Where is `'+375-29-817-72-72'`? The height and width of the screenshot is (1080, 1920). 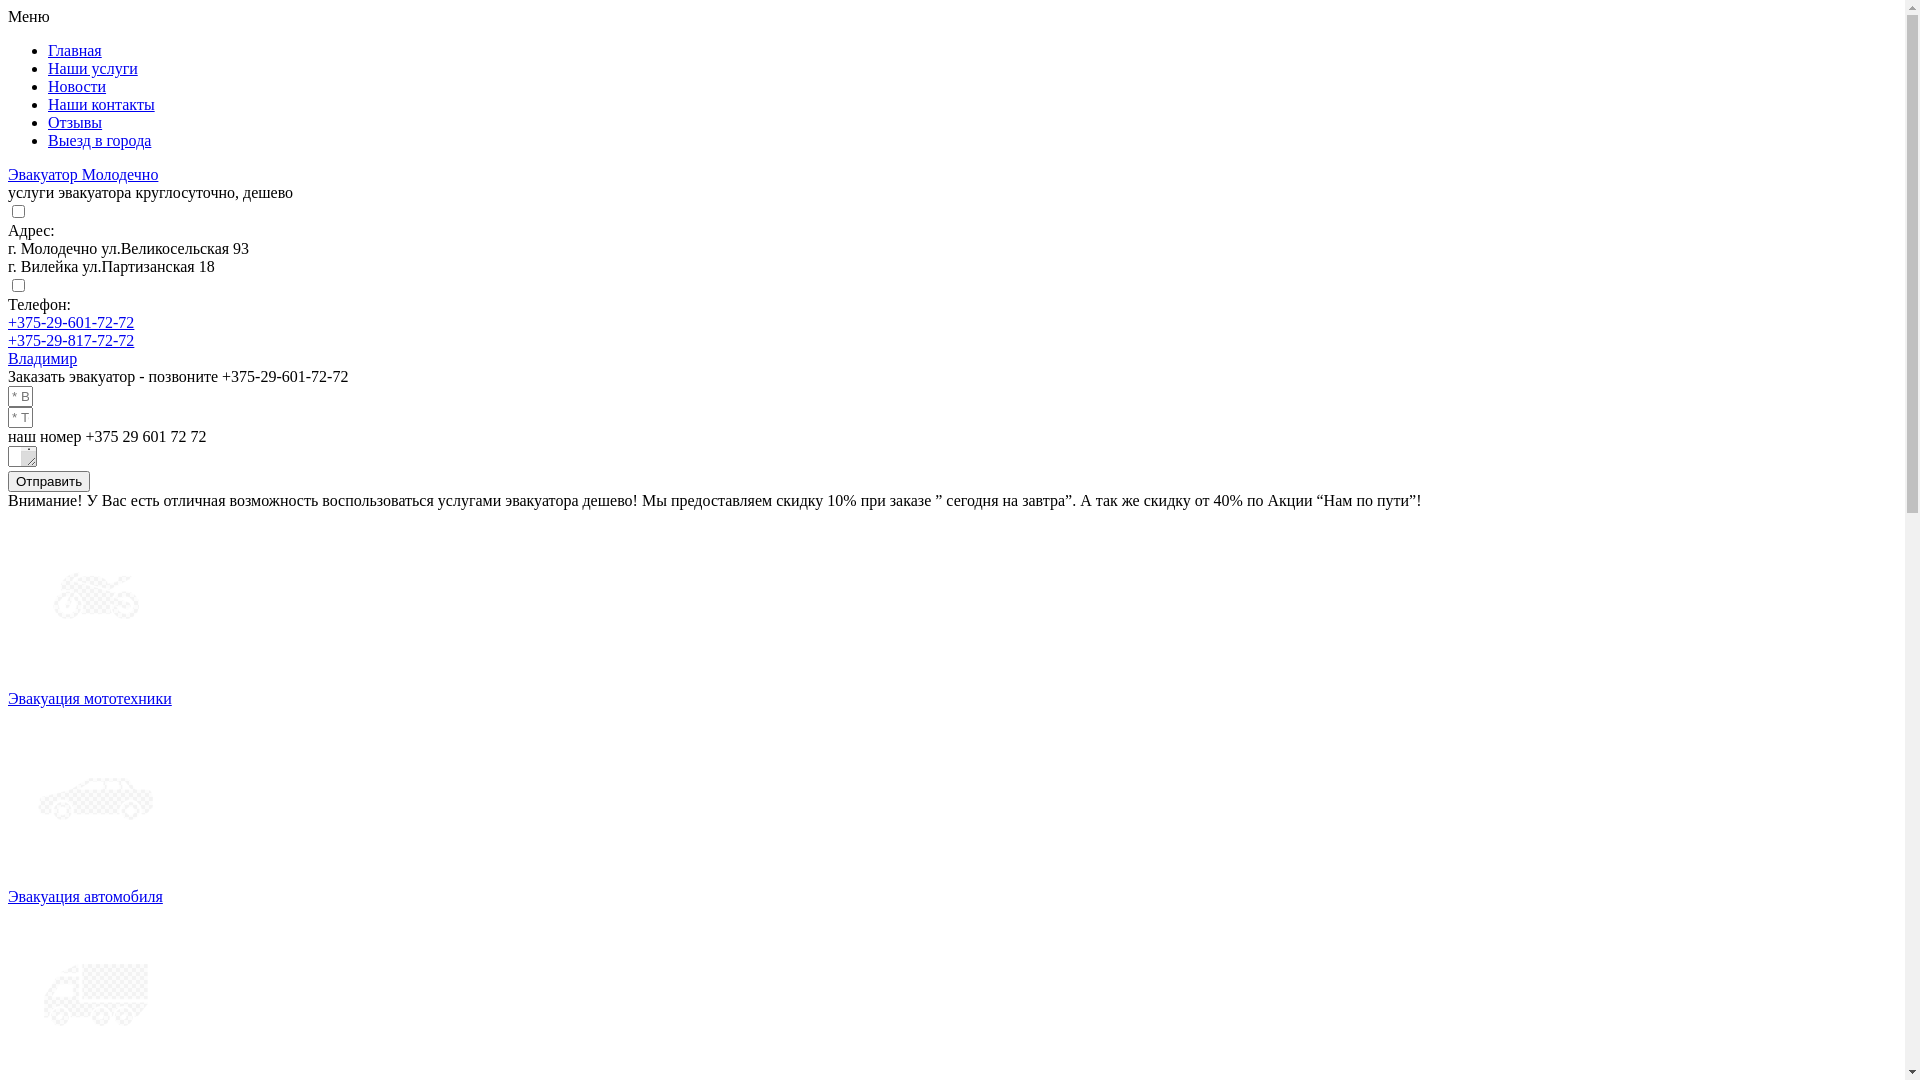
'+375-29-817-72-72' is located at coordinates (71, 339).